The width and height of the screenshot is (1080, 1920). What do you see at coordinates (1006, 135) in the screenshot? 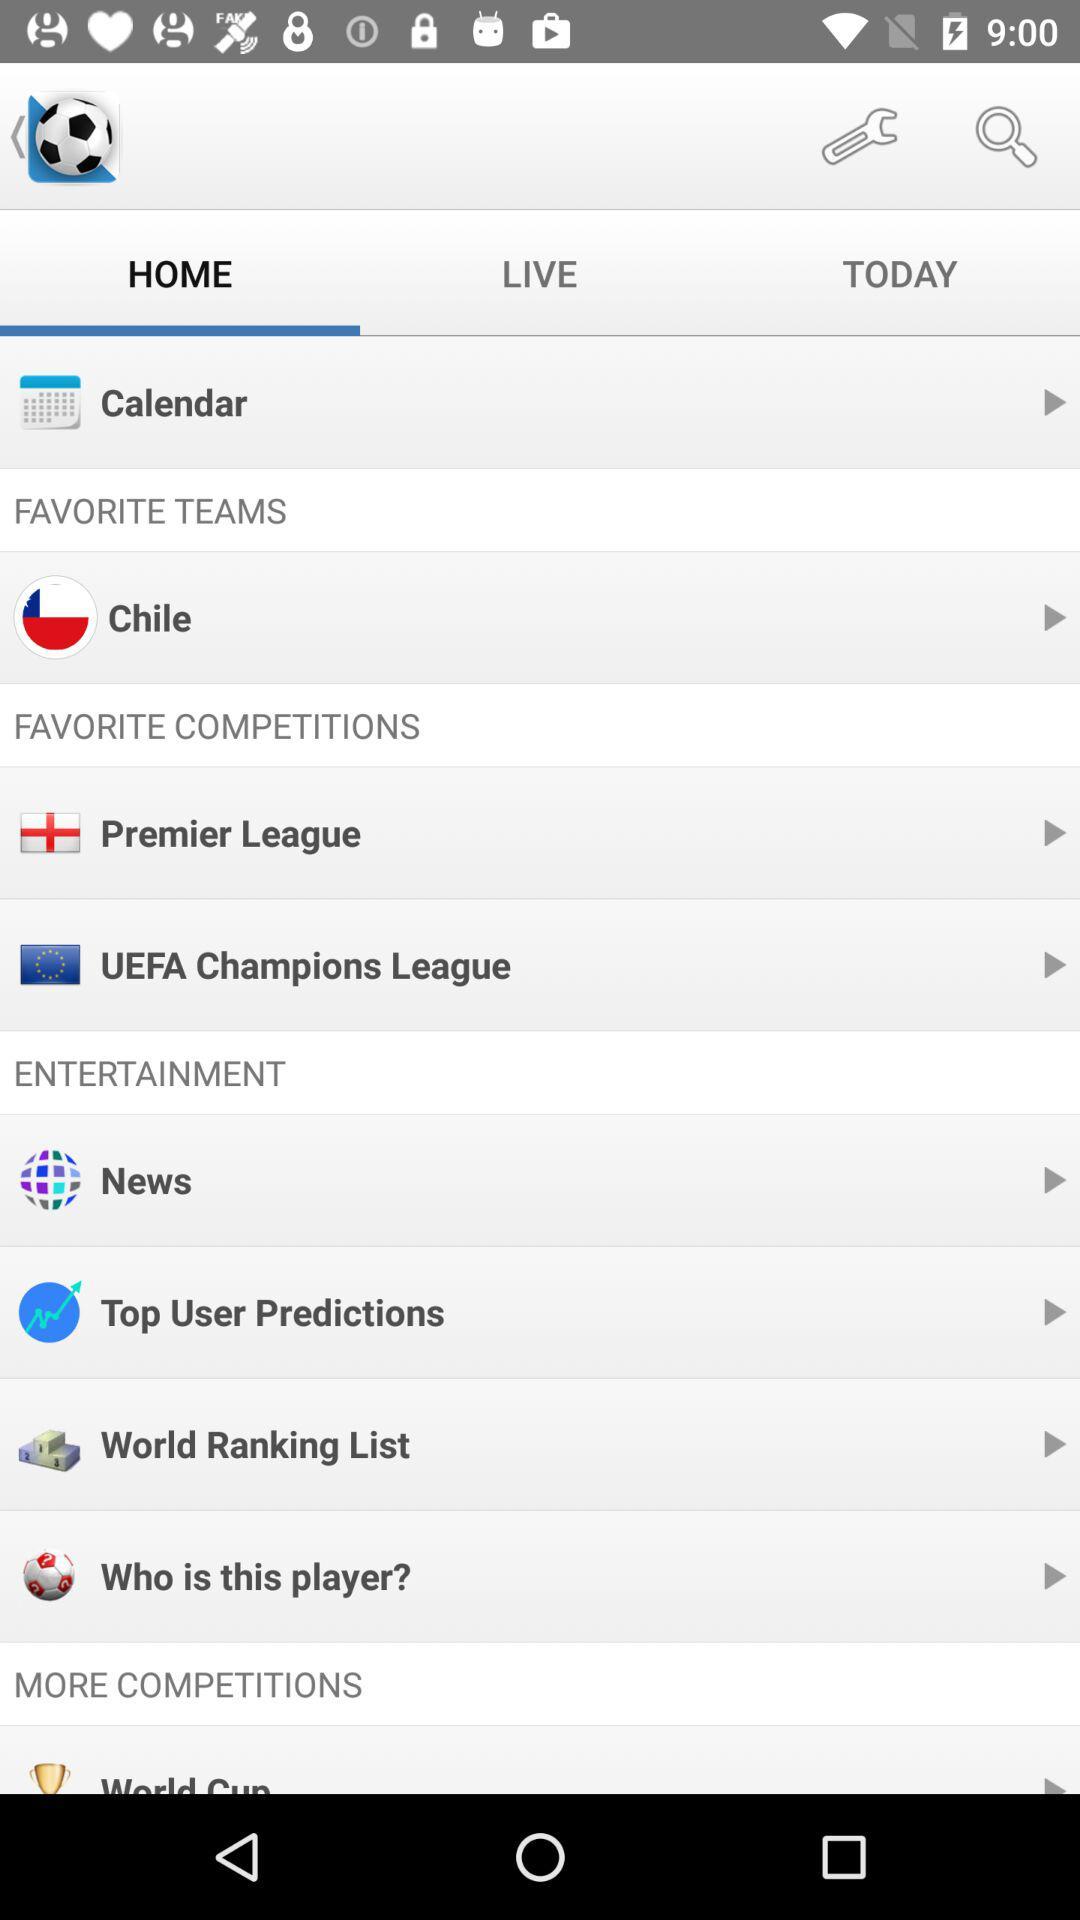
I see `item above today item` at bounding box center [1006, 135].